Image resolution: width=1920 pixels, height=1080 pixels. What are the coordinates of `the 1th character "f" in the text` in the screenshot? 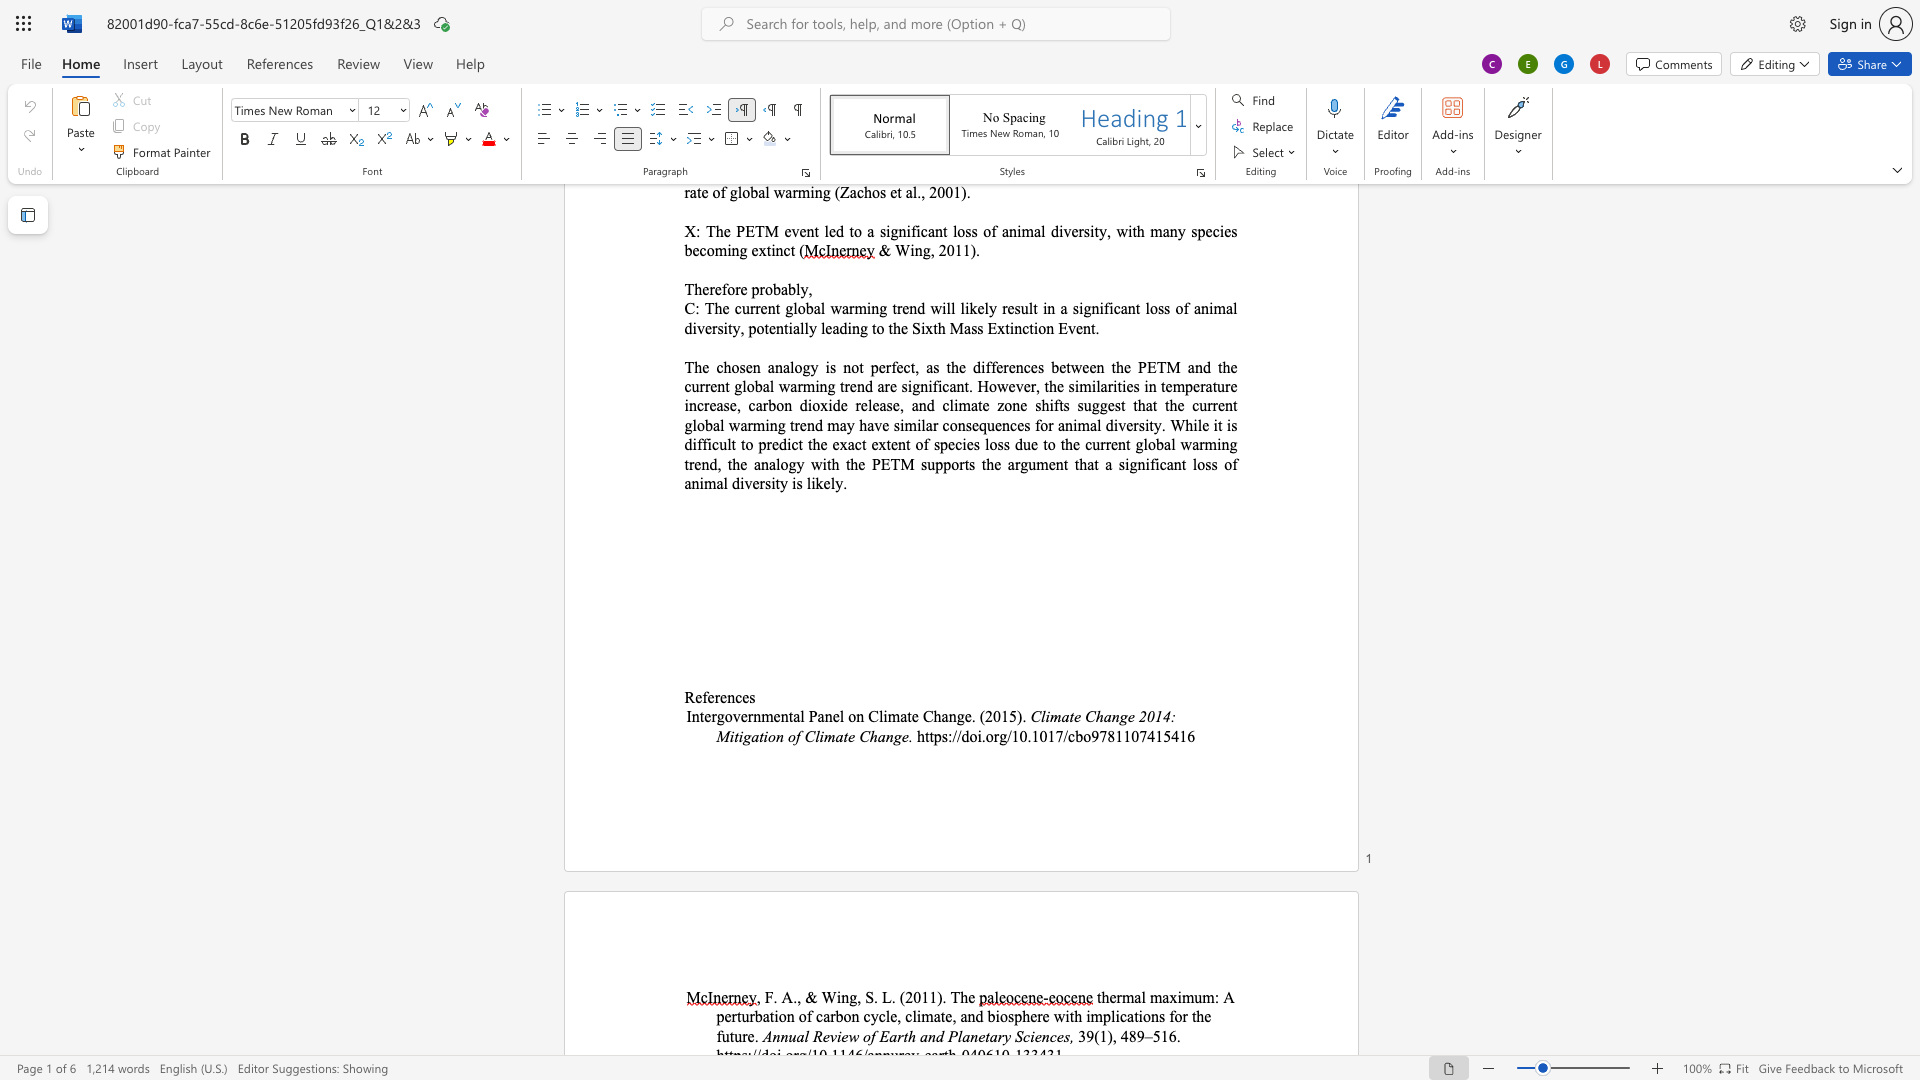 It's located at (705, 696).